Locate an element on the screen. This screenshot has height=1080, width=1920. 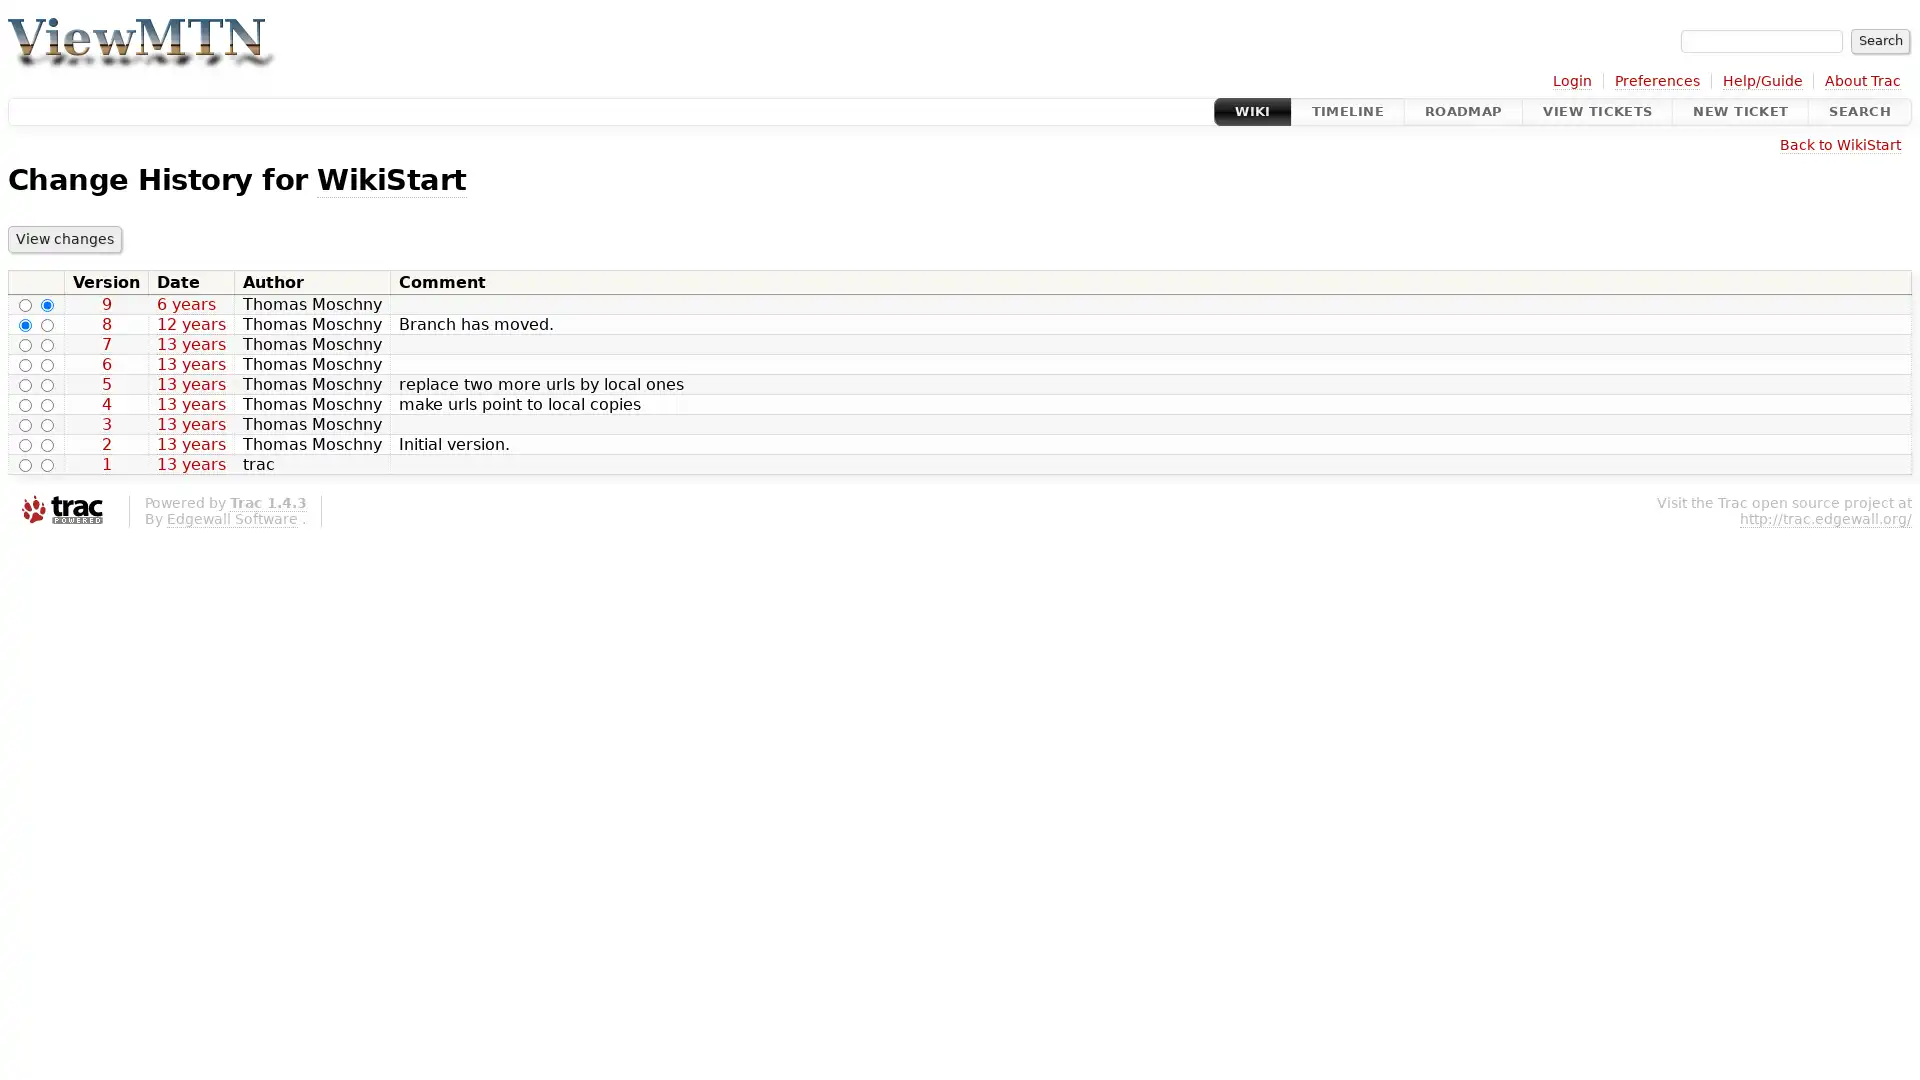
Search is located at coordinates (1879, 41).